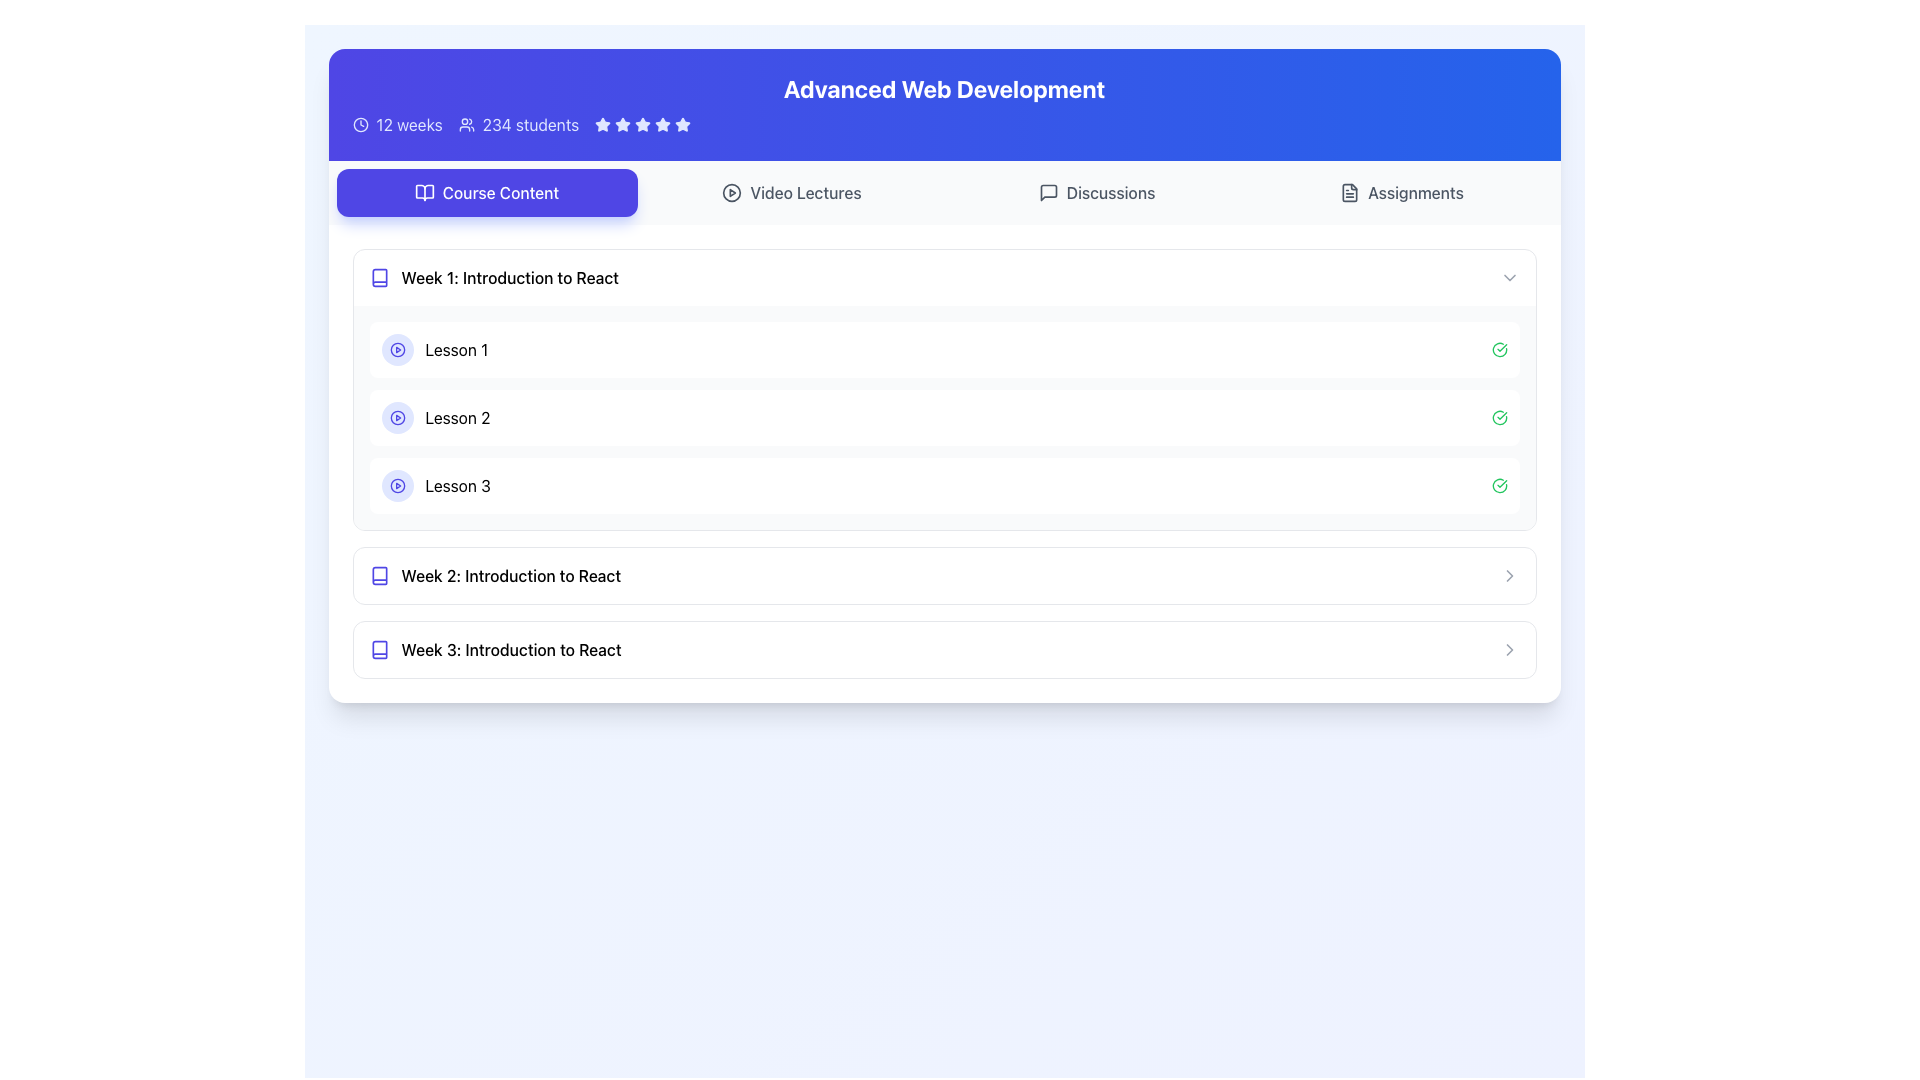 This screenshot has width=1920, height=1080. Describe the element at coordinates (943, 575) in the screenshot. I see `the interactive row titled 'Week 2: Introduction to React'` at that location.